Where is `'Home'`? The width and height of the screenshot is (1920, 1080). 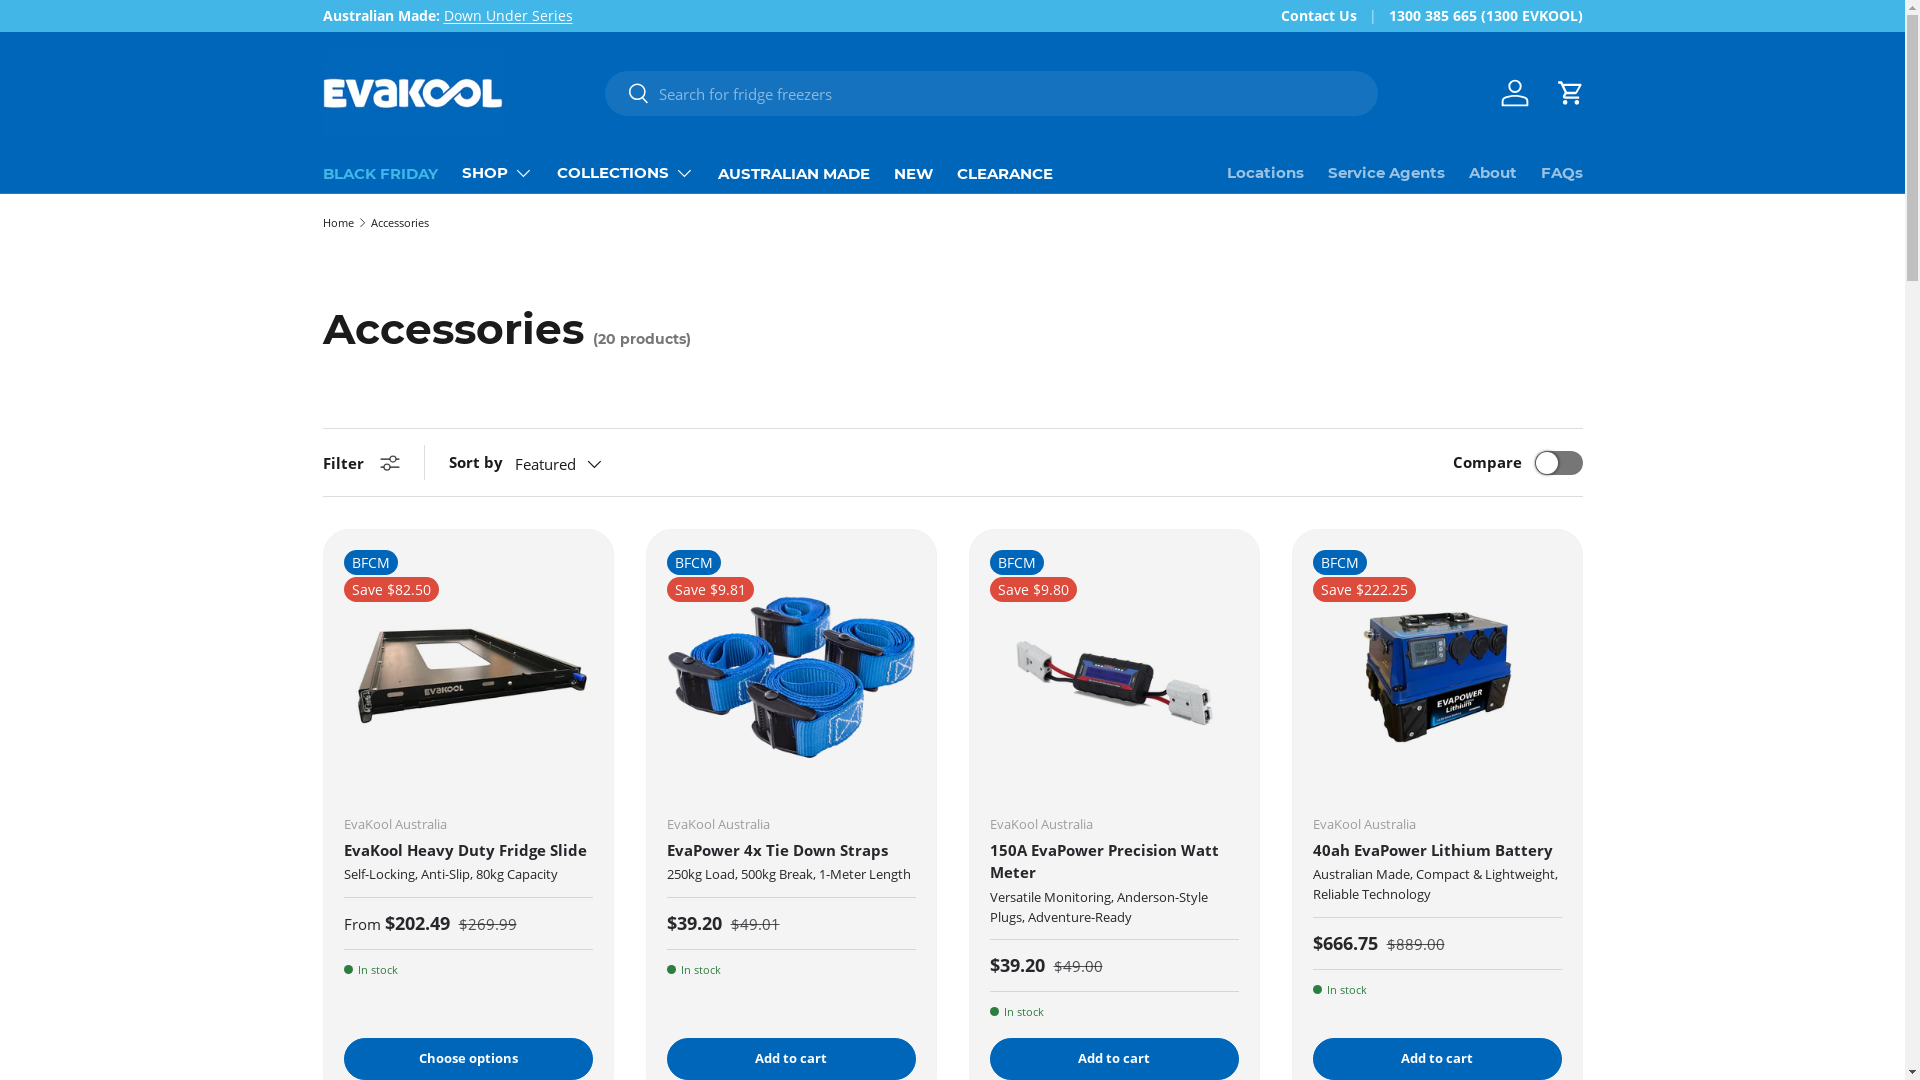
'Home' is located at coordinates (321, 222).